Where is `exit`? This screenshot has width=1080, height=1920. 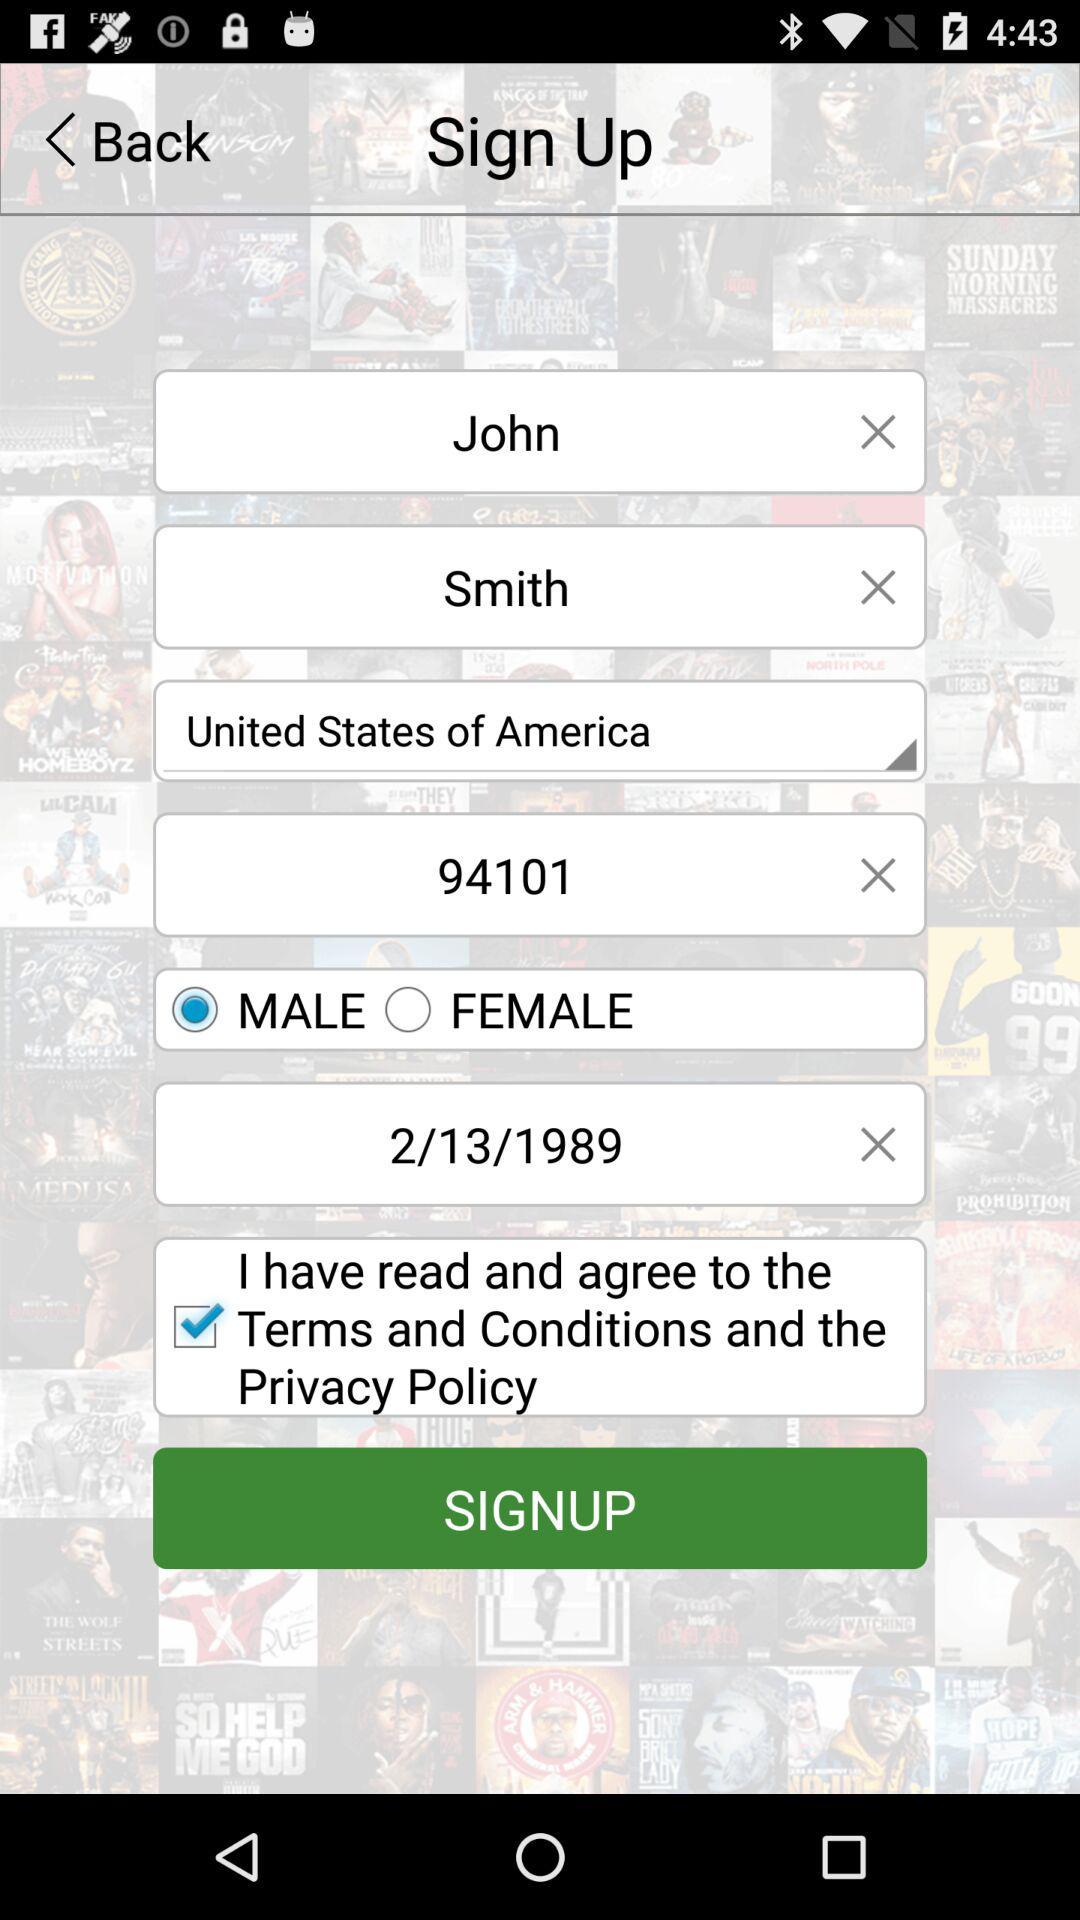
exit is located at coordinates (877, 874).